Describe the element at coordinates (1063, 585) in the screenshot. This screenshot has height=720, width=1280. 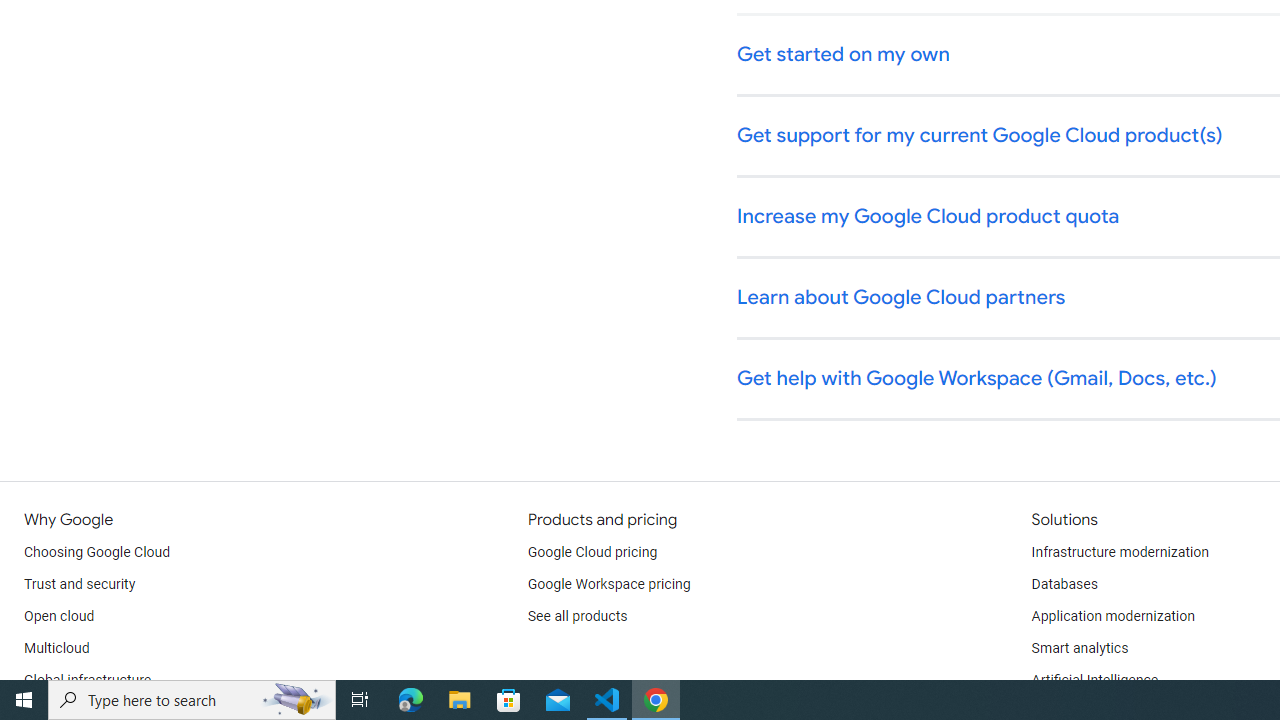
I see `'Databases'` at that location.